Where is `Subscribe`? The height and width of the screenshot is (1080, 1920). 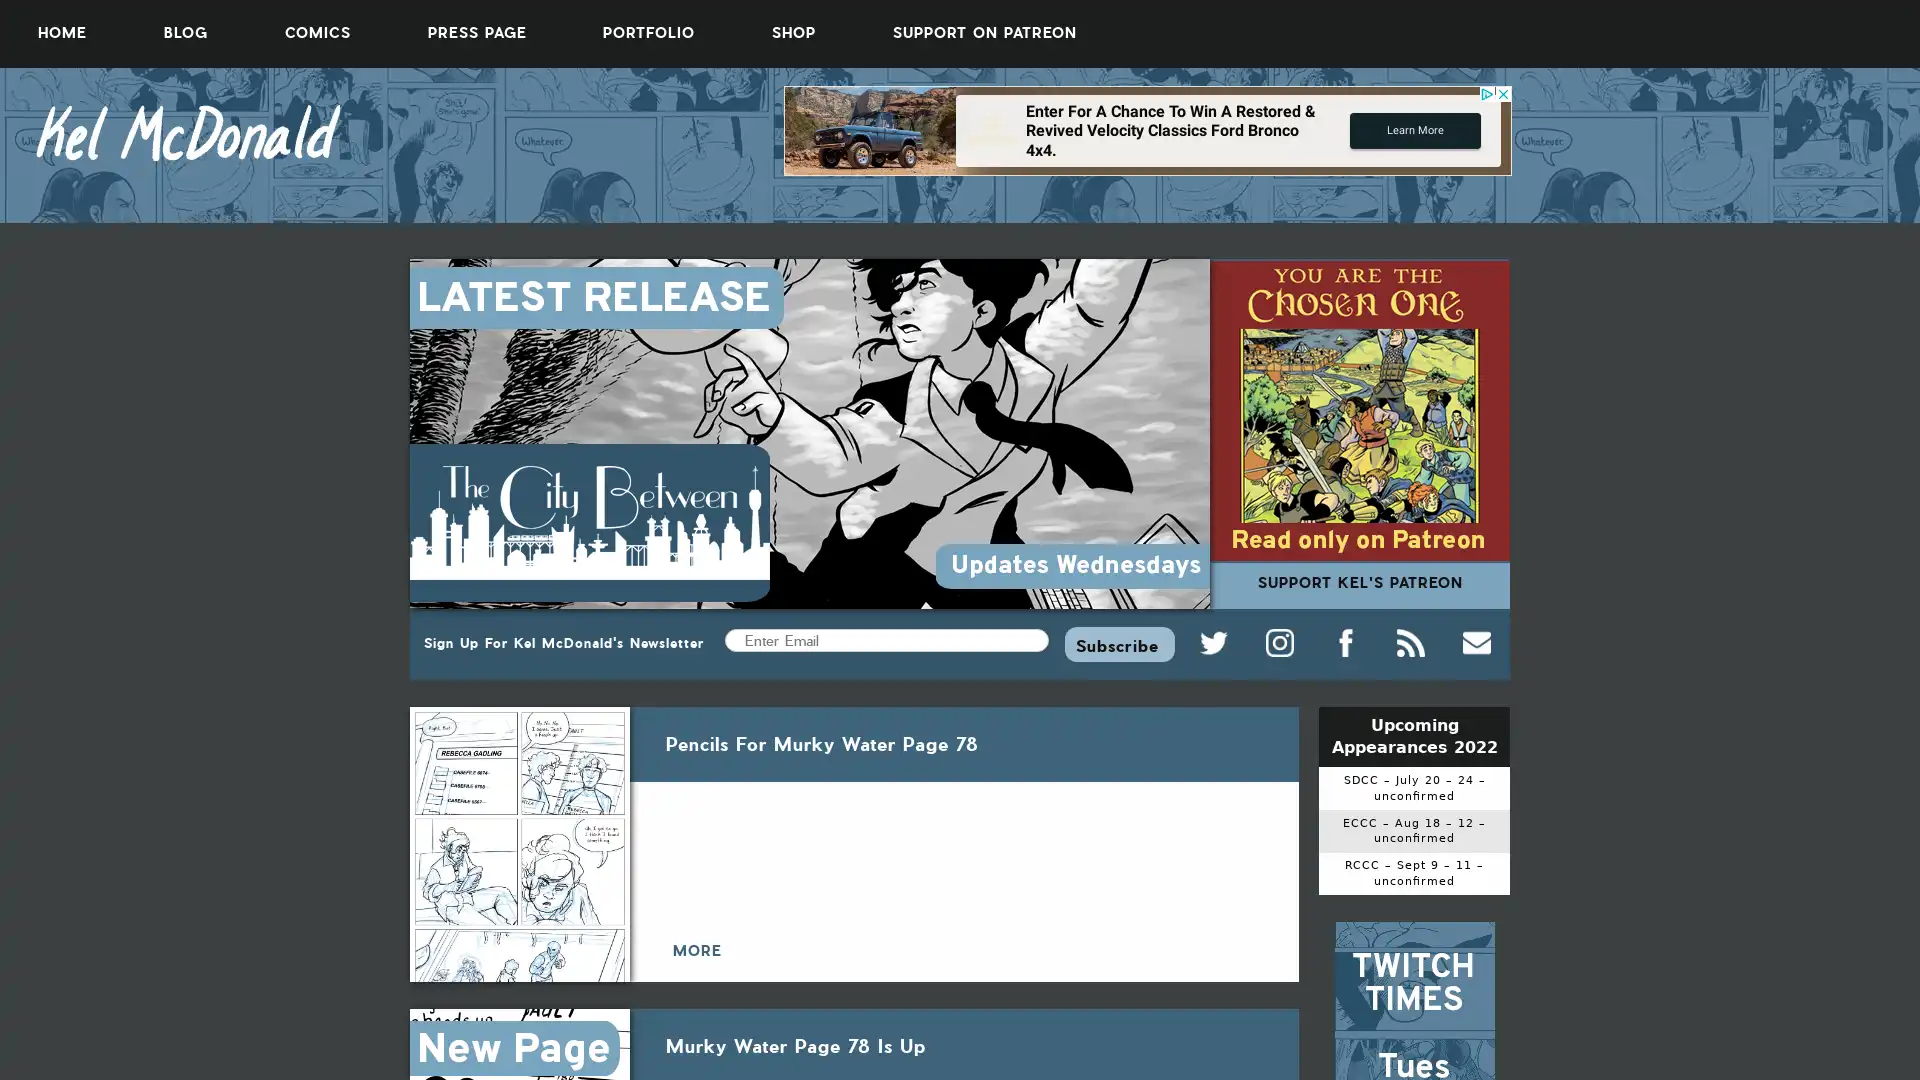
Subscribe is located at coordinates (1118, 643).